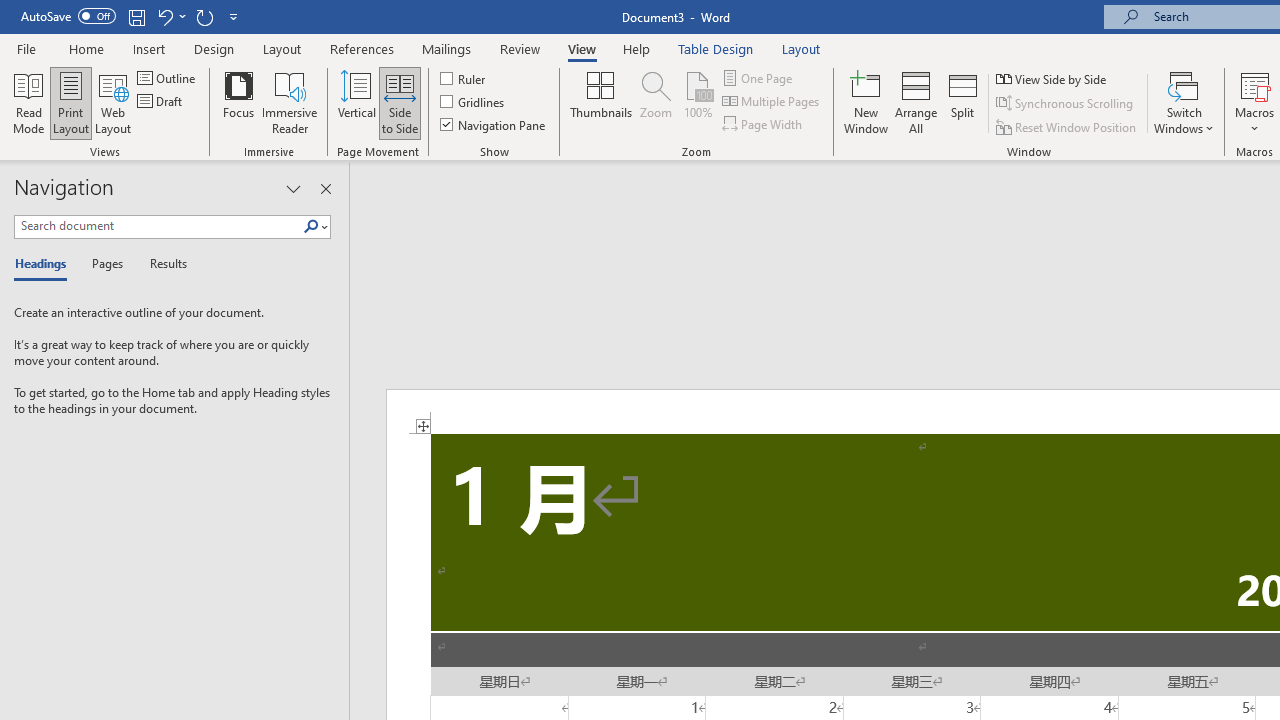  Describe the element at coordinates (68, 16) in the screenshot. I see `'AutoSave'` at that location.